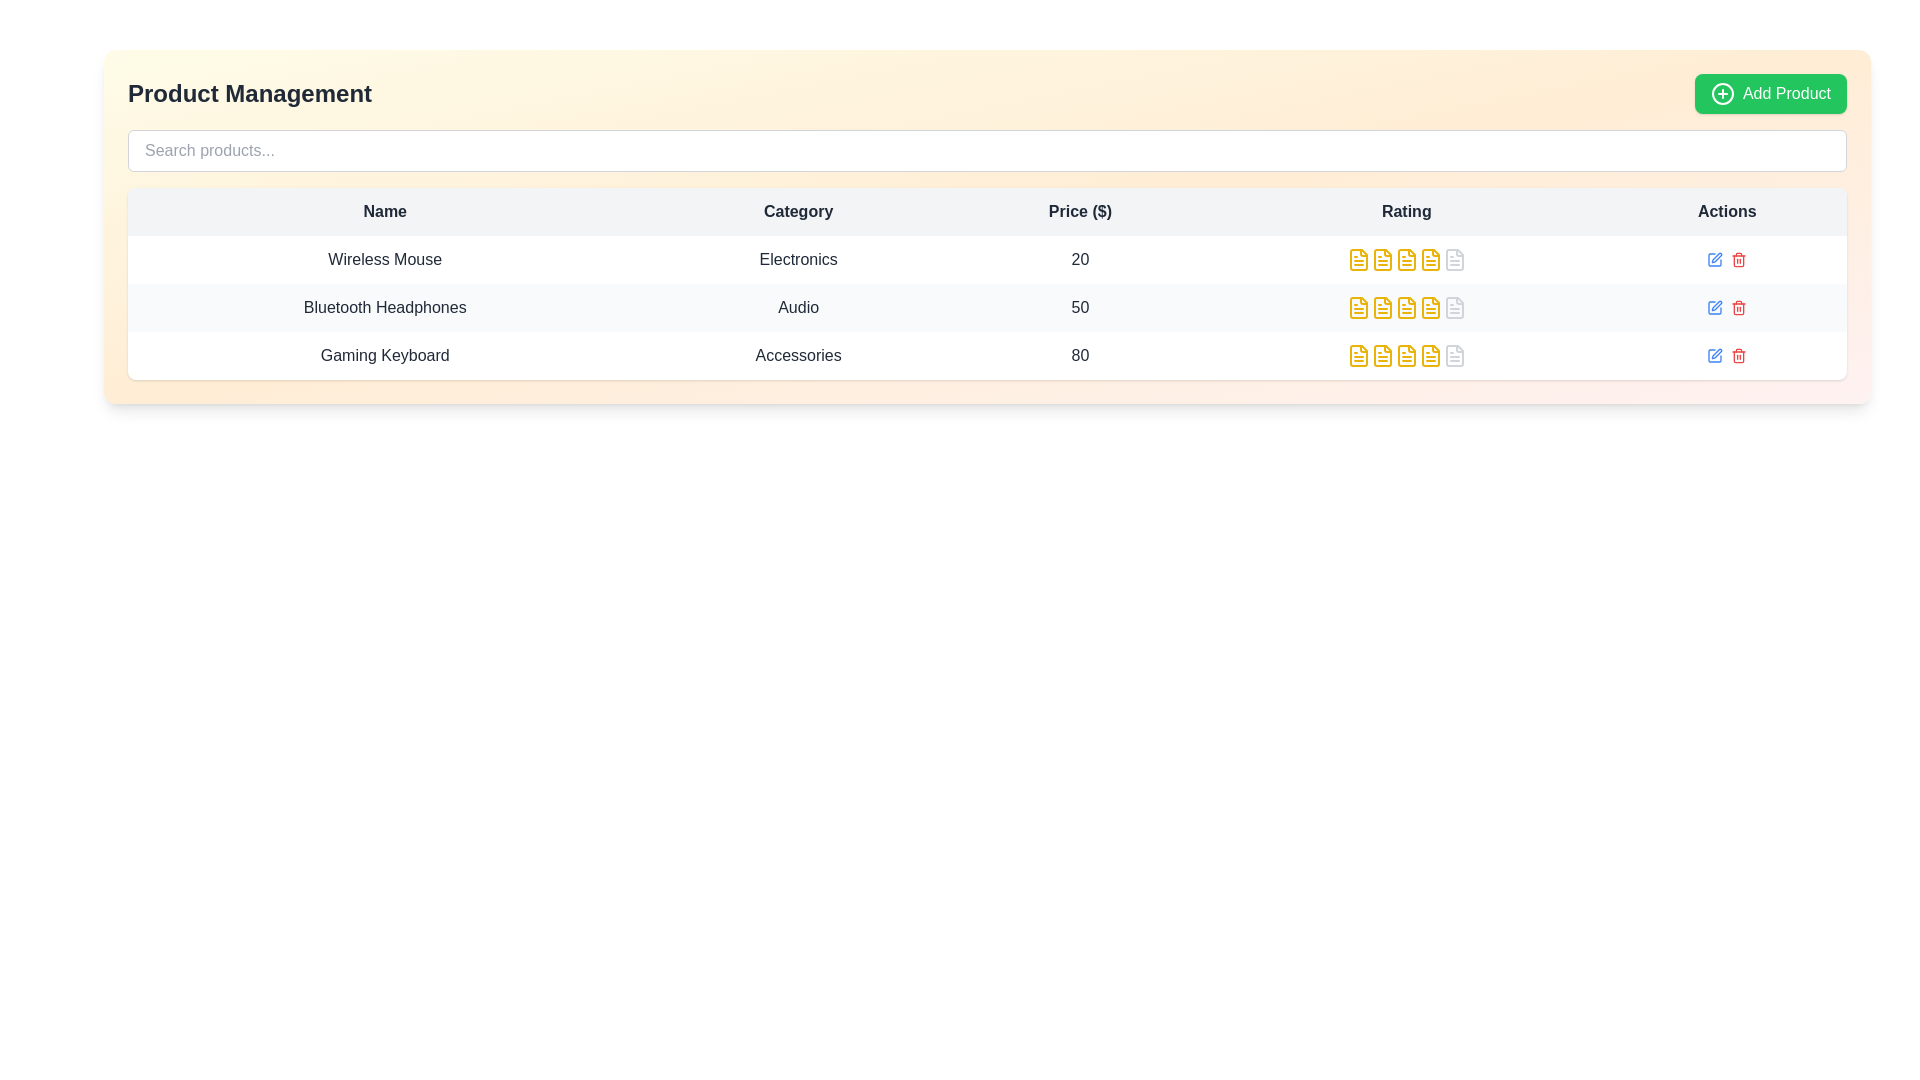  What do you see at coordinates (1405, 308) in the screenshot?
I see `the yellow-colored document icon with a gray border in the 'Rating' column for the 'Bluetooth Headphones' entry` at bounding box center [1405, 308].